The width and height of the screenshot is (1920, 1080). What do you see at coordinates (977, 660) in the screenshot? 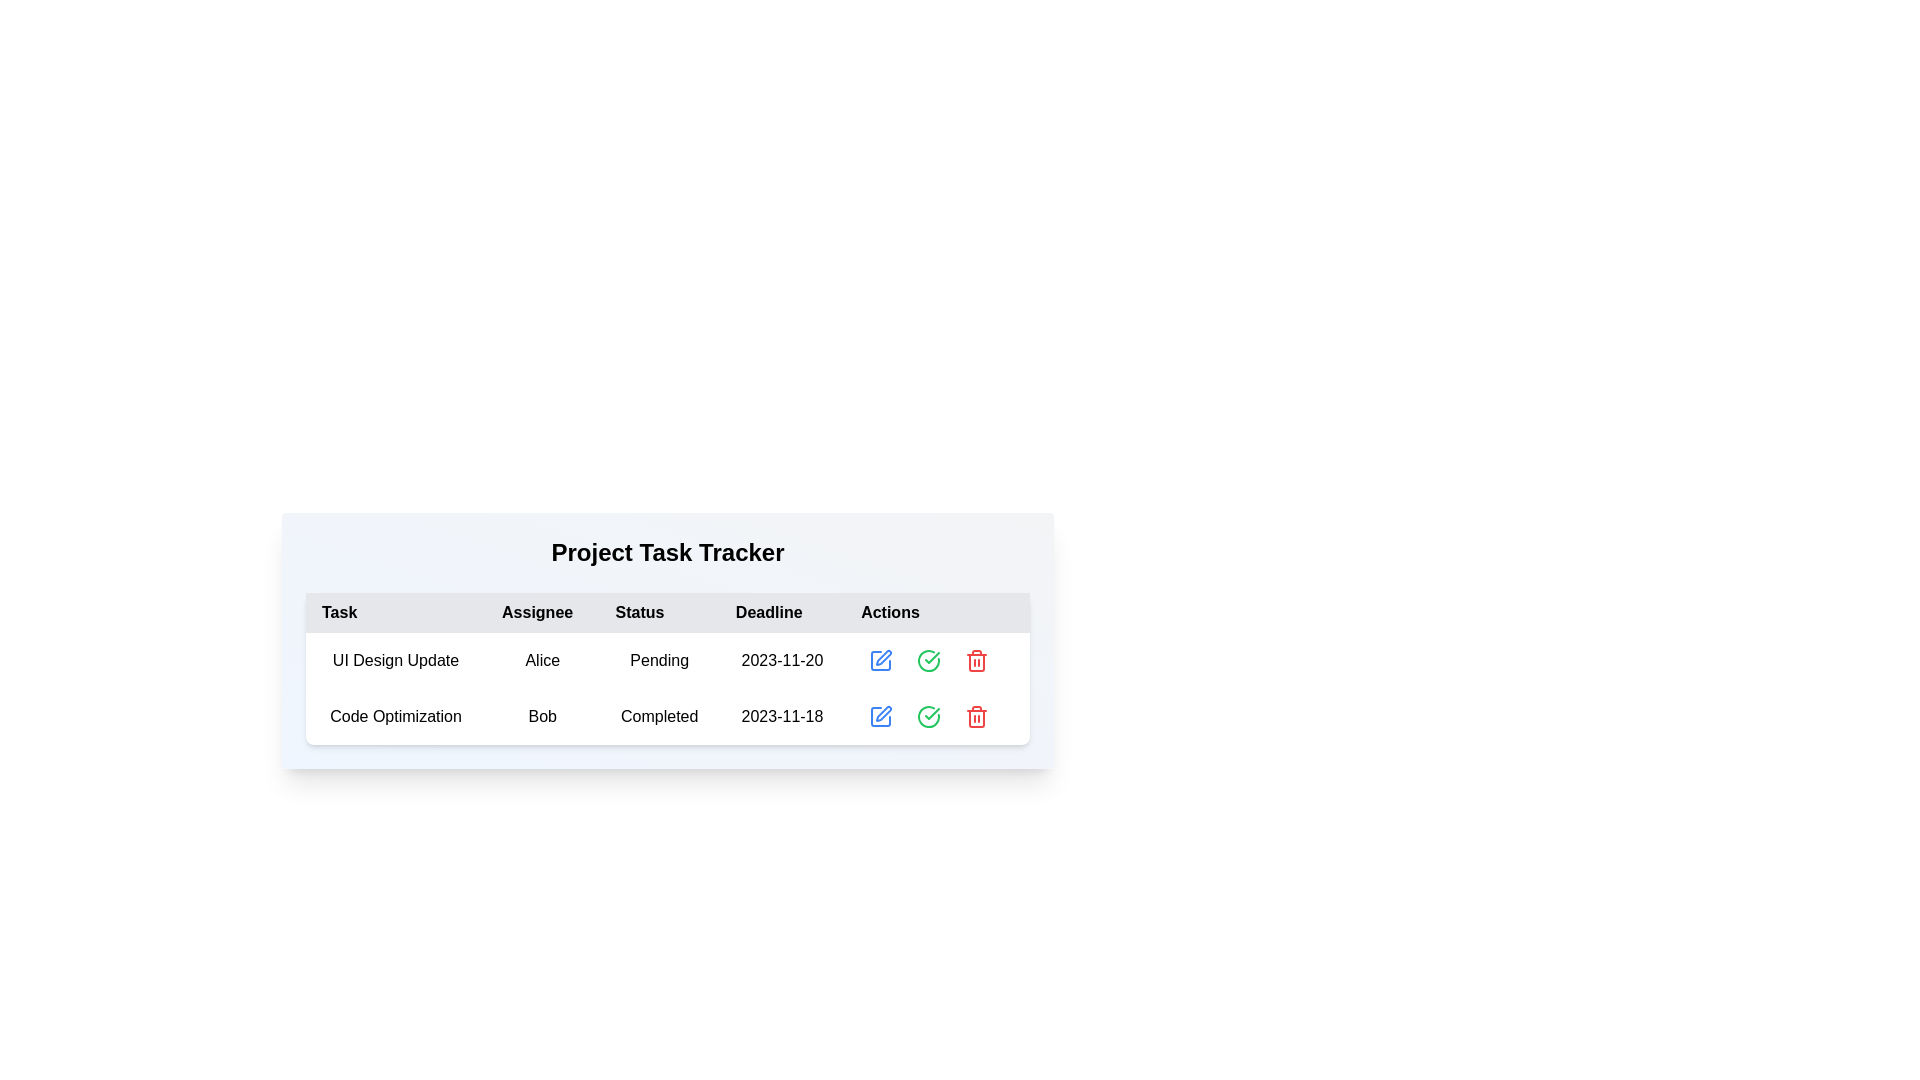
I see `the red trash bin icon in the second row of the 'Actions' column to initiate the deletion operation of the task 'Code Optimization'` at bounding box center [977, 660].